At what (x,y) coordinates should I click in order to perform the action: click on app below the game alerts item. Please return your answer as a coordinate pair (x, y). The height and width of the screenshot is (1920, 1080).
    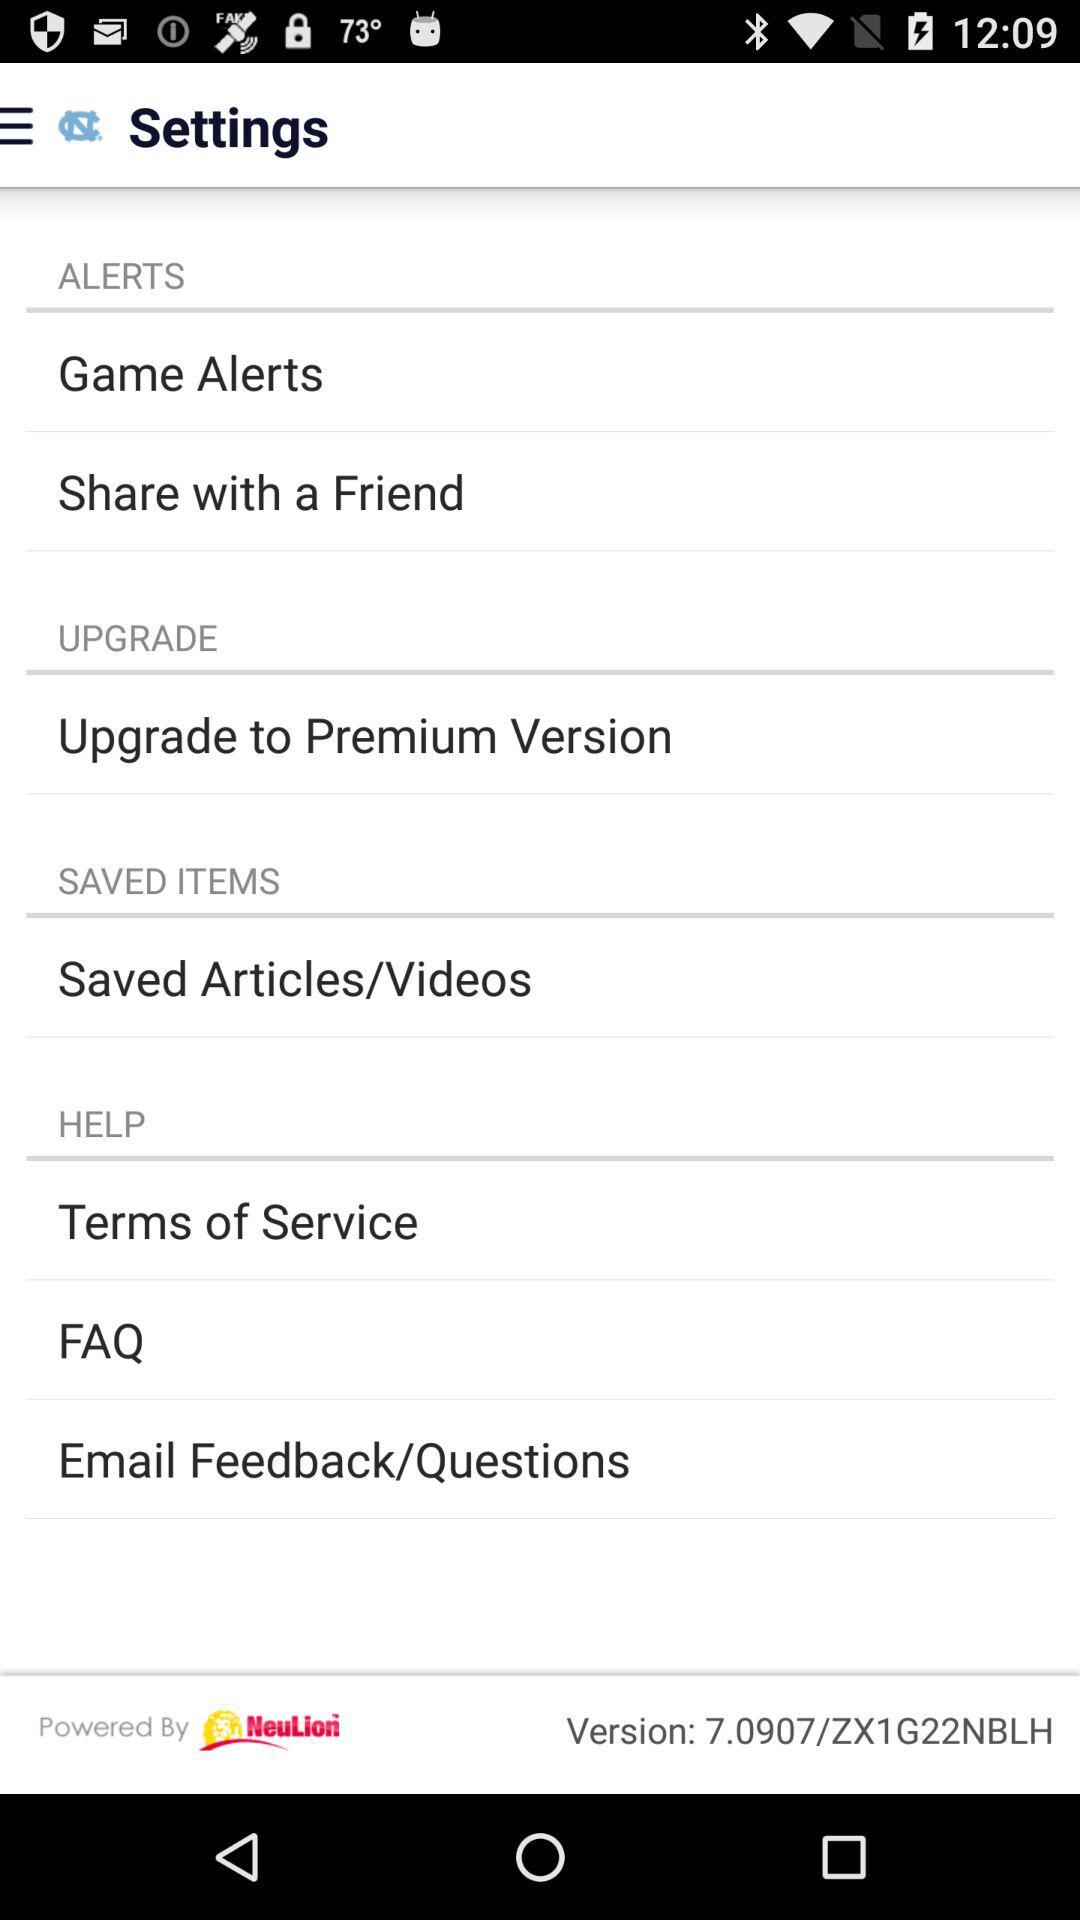
    Looking at the image, I should click on (540, 491).